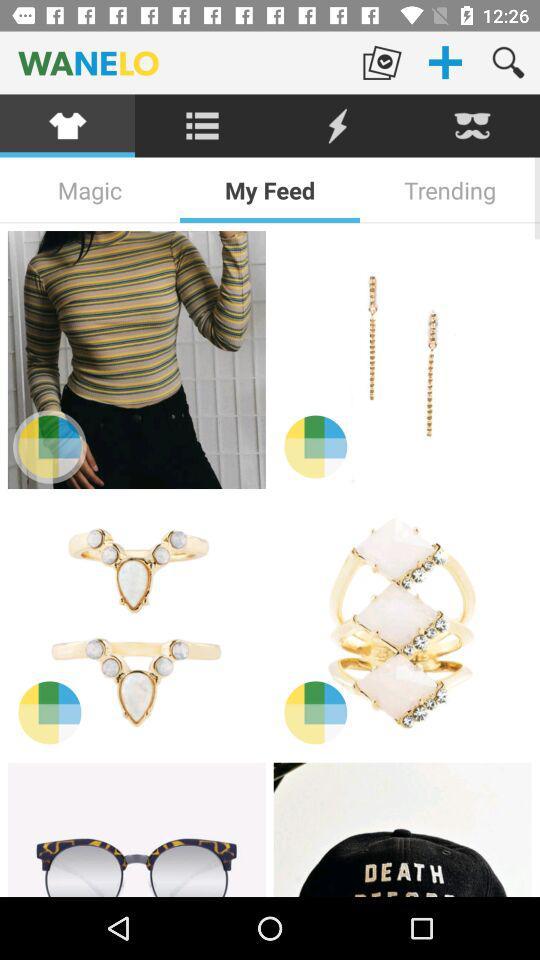 The width and height of the screenshot is (540, 960). Describe the element at coordinates (402, 360) in the screenshot. I see `item` at that location.